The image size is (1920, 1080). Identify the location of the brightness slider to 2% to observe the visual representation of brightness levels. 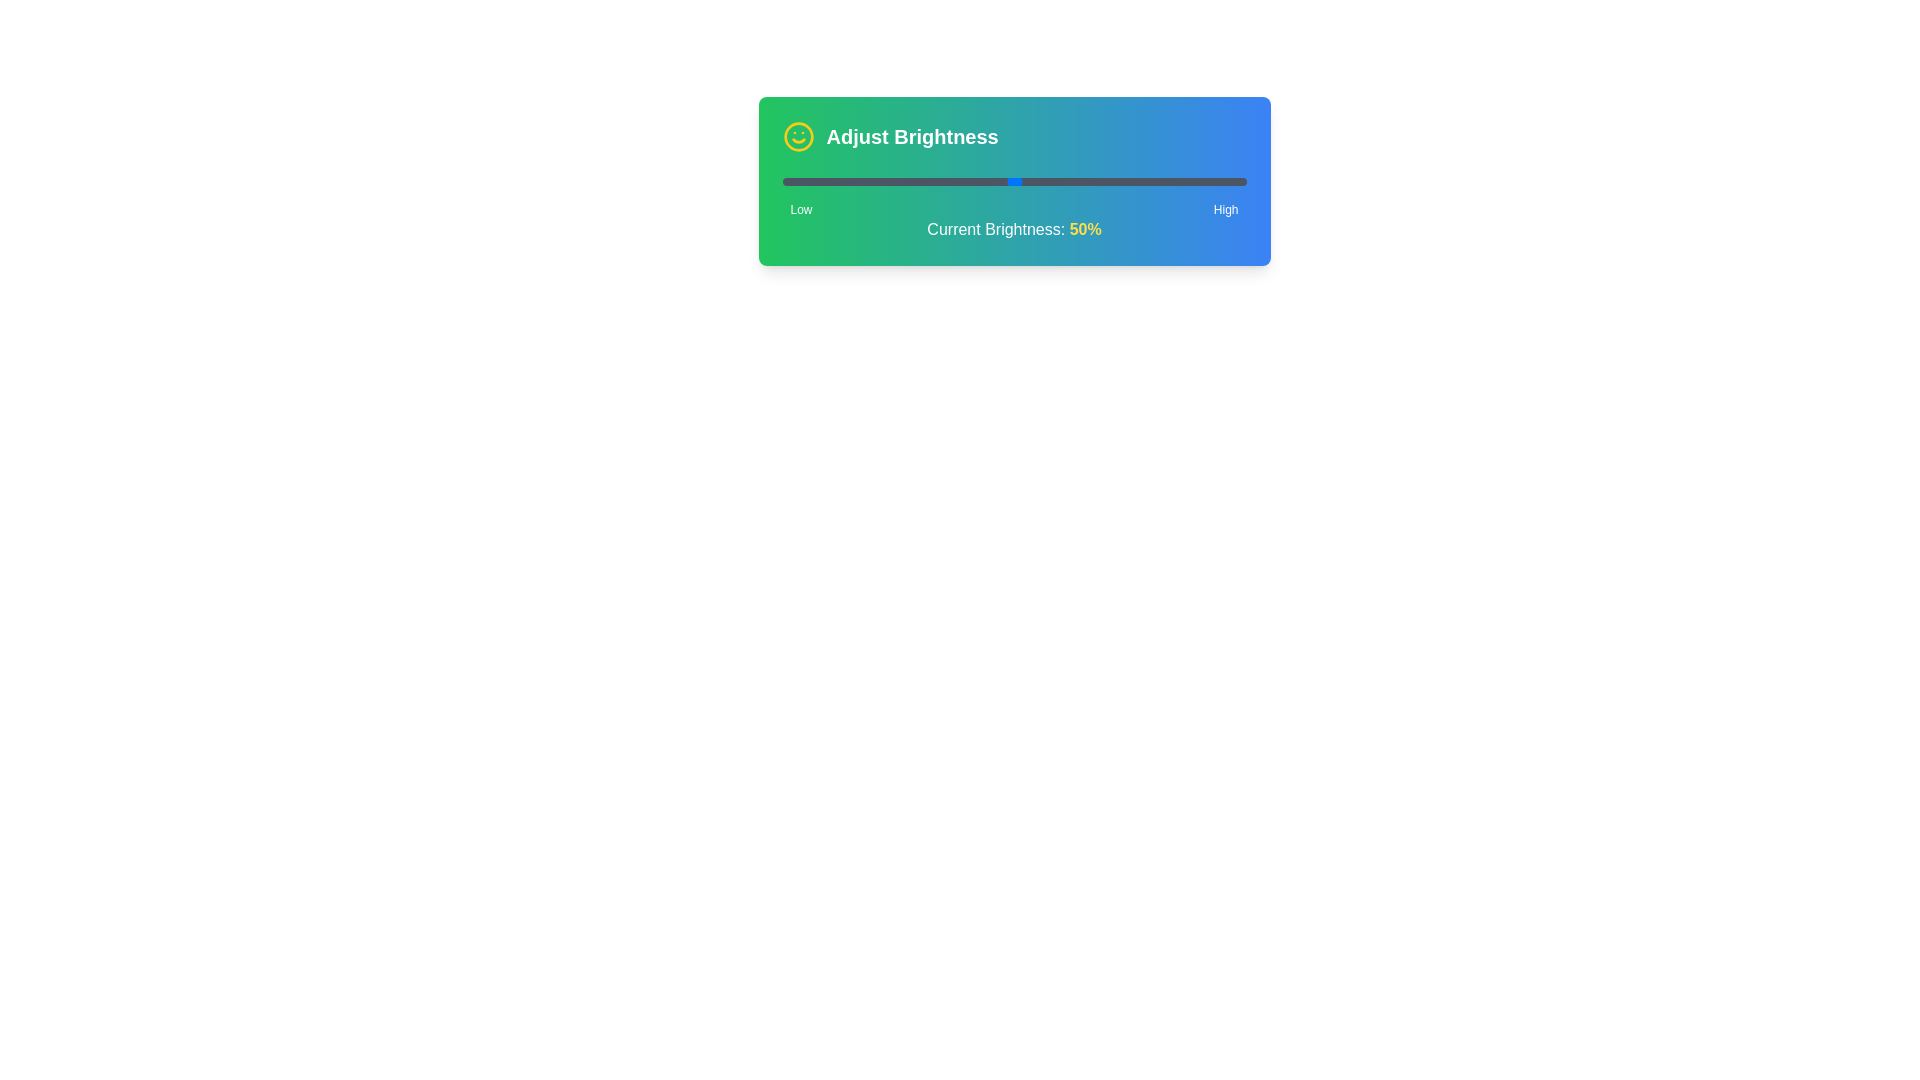
(790, 181).